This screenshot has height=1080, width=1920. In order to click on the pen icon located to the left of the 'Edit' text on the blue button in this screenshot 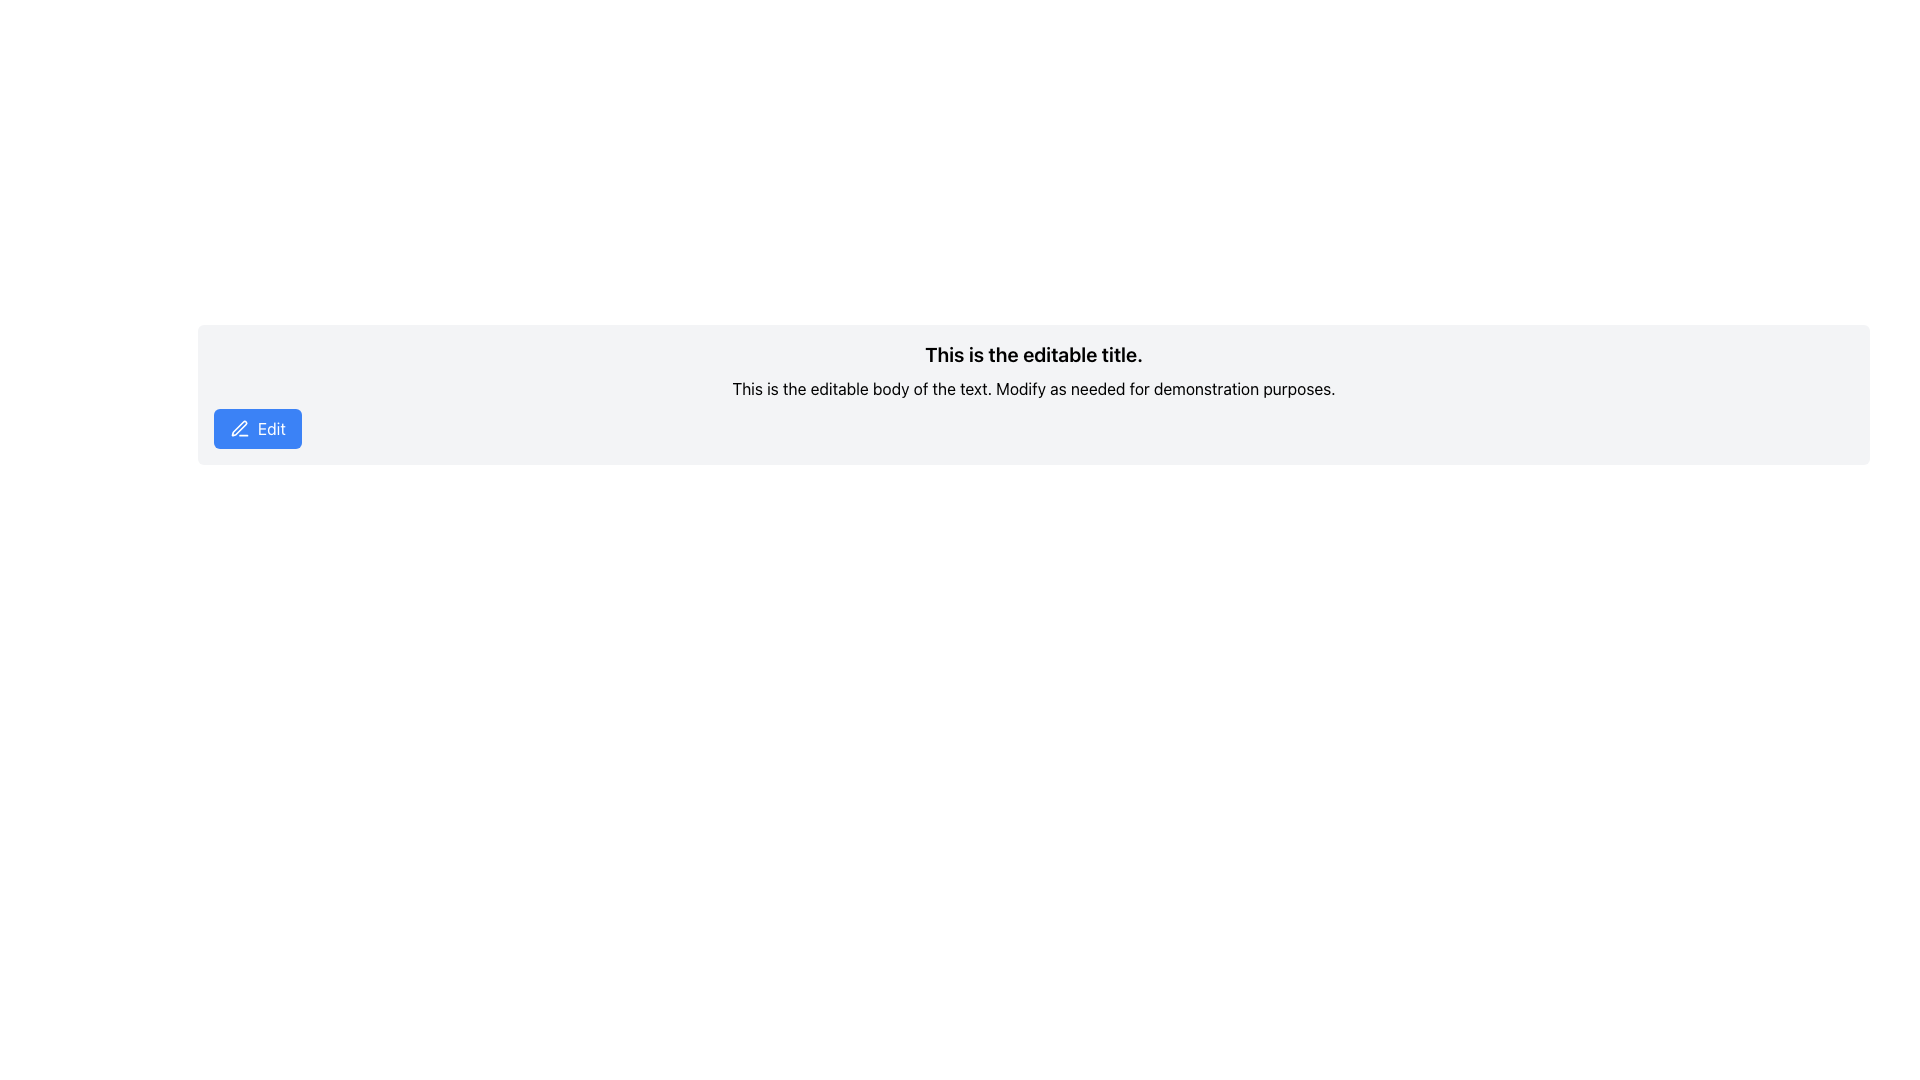, I will do `click(240, 427)`.